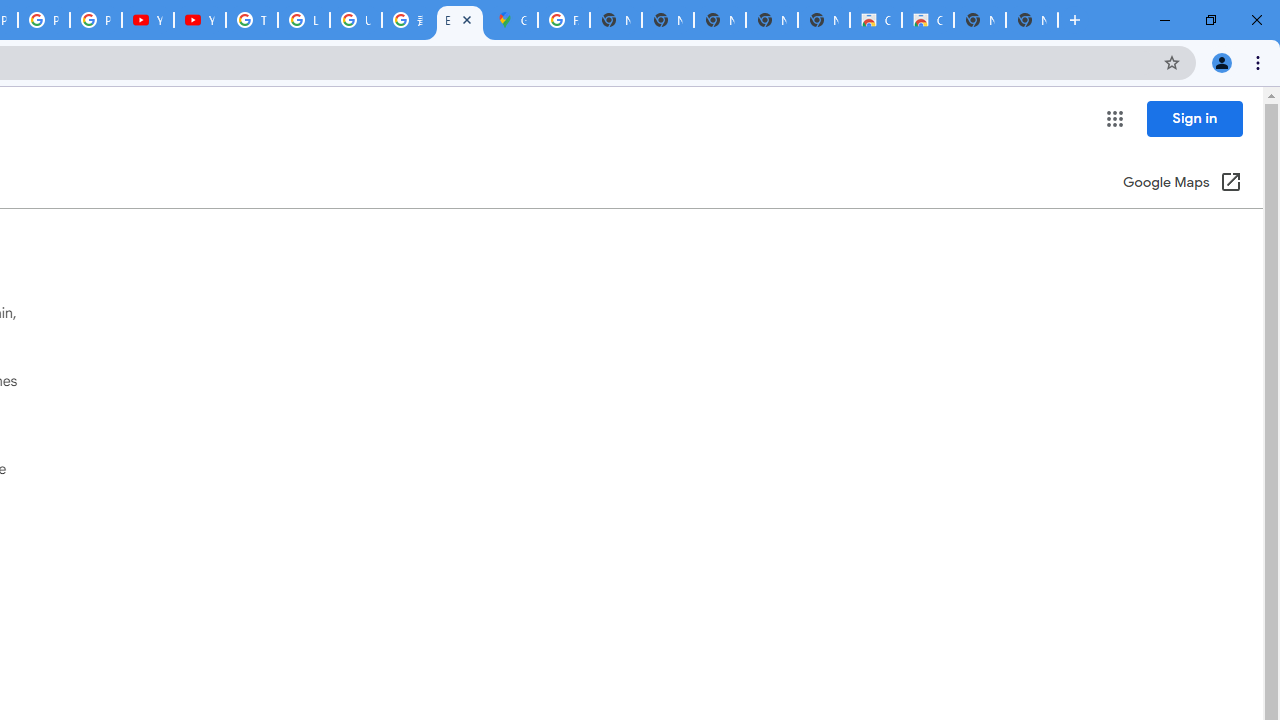  What do you see at coordinates (459, 20) in the screenshot?
I see `'Explore new street-level details - Google Maps Help'` at bounding box center [459, 20].